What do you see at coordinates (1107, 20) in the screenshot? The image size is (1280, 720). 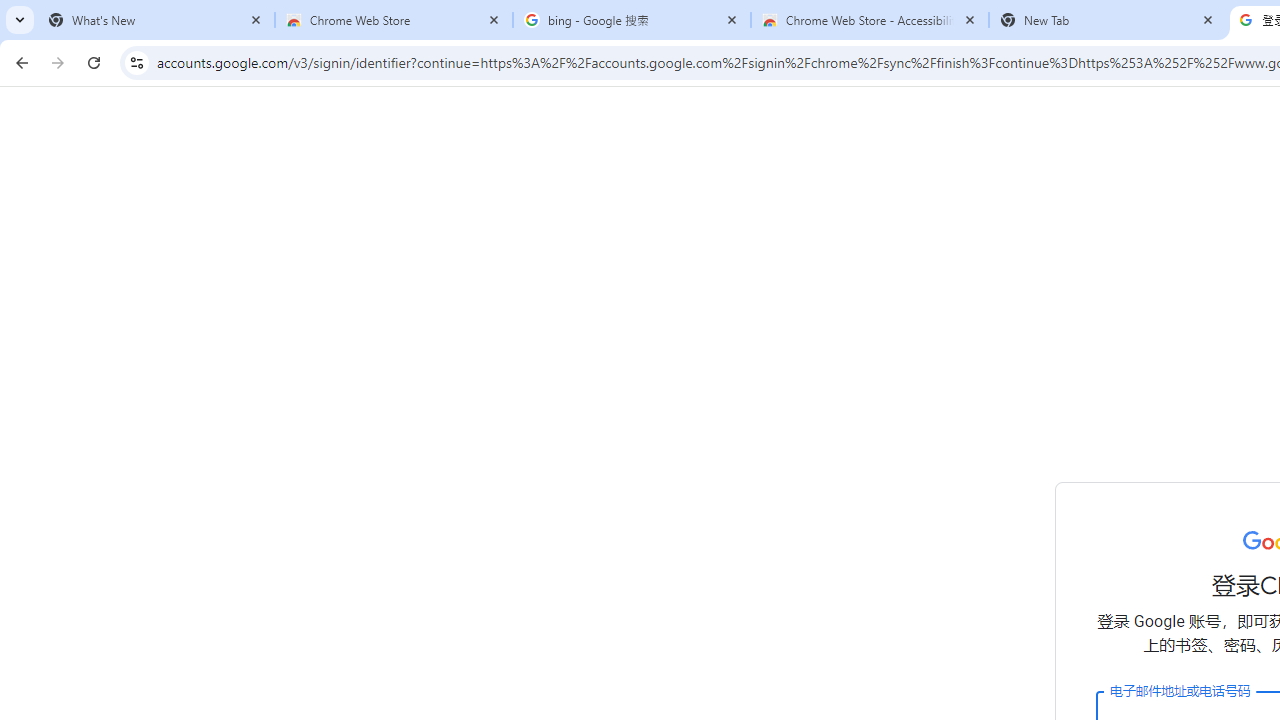 I see `'New Tab'` at bounding box center [1107, 20].